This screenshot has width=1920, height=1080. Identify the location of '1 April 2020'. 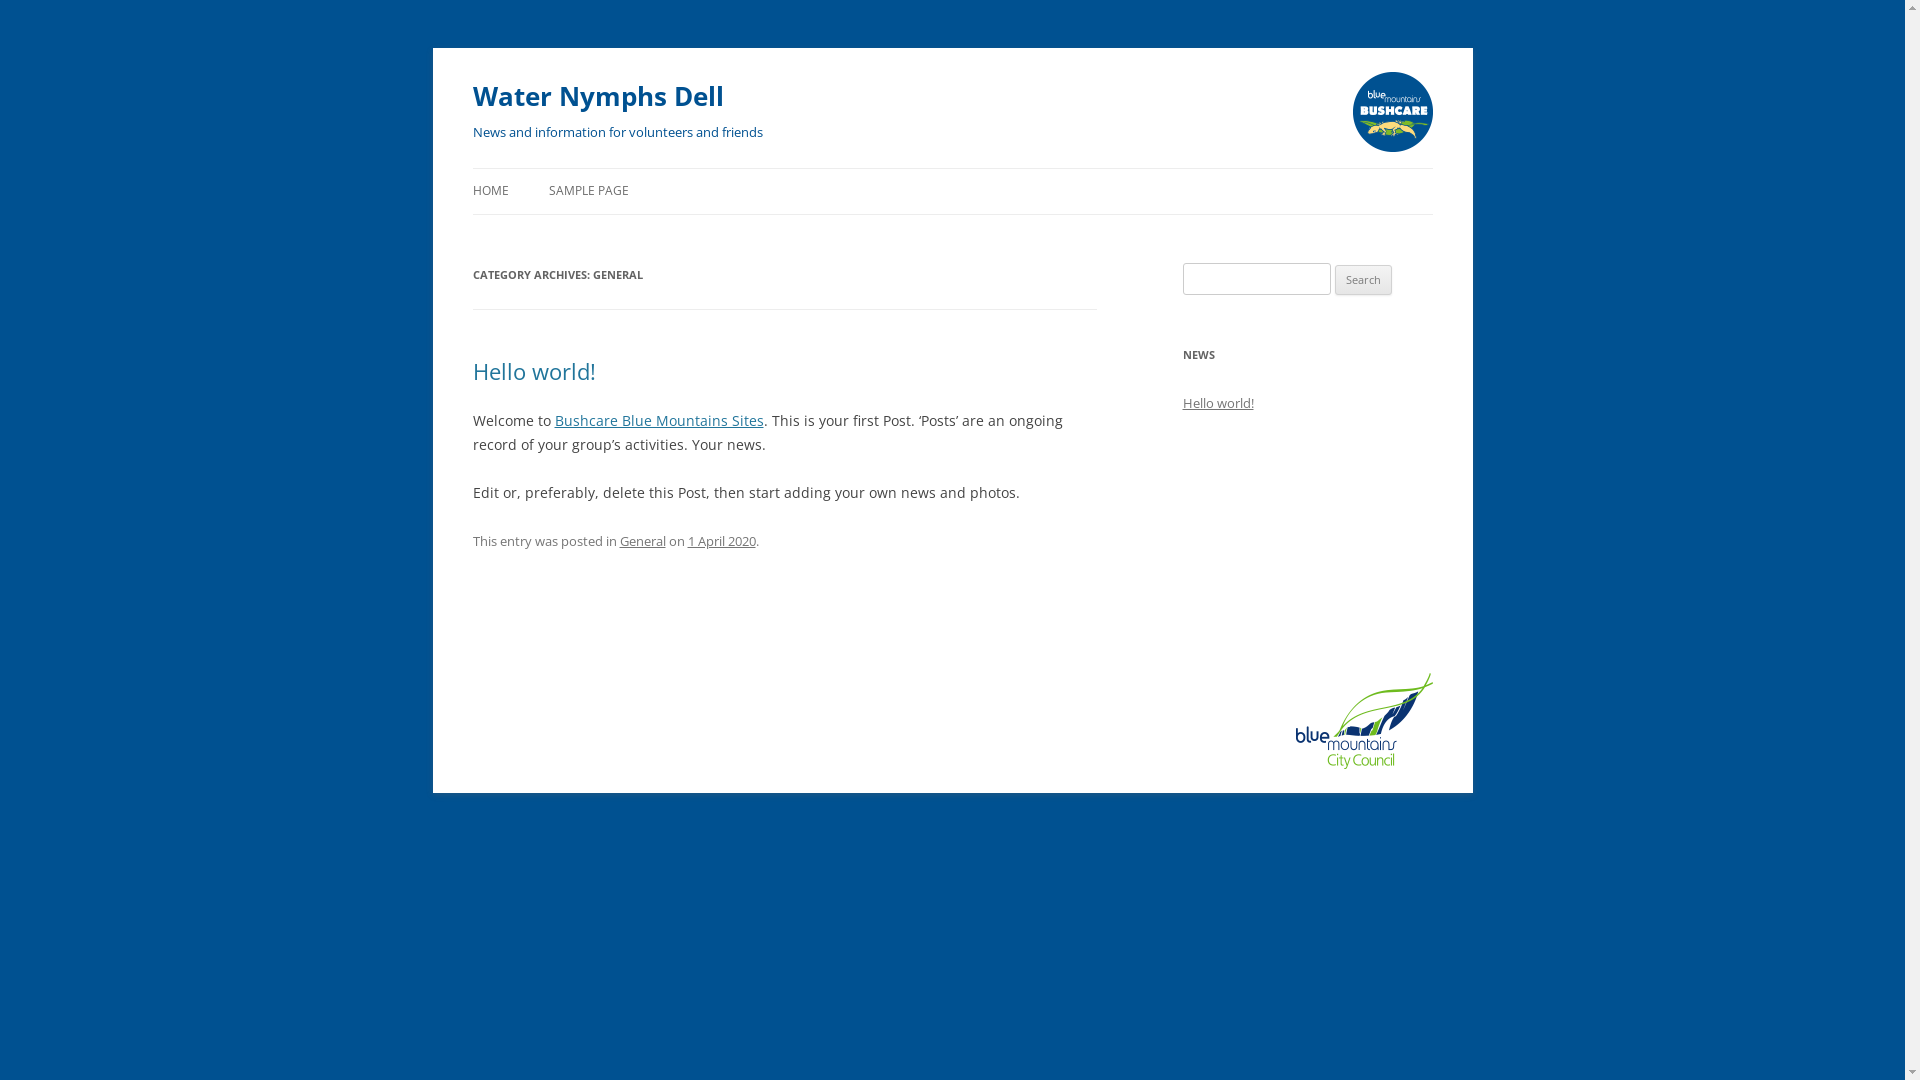
(720, 540).